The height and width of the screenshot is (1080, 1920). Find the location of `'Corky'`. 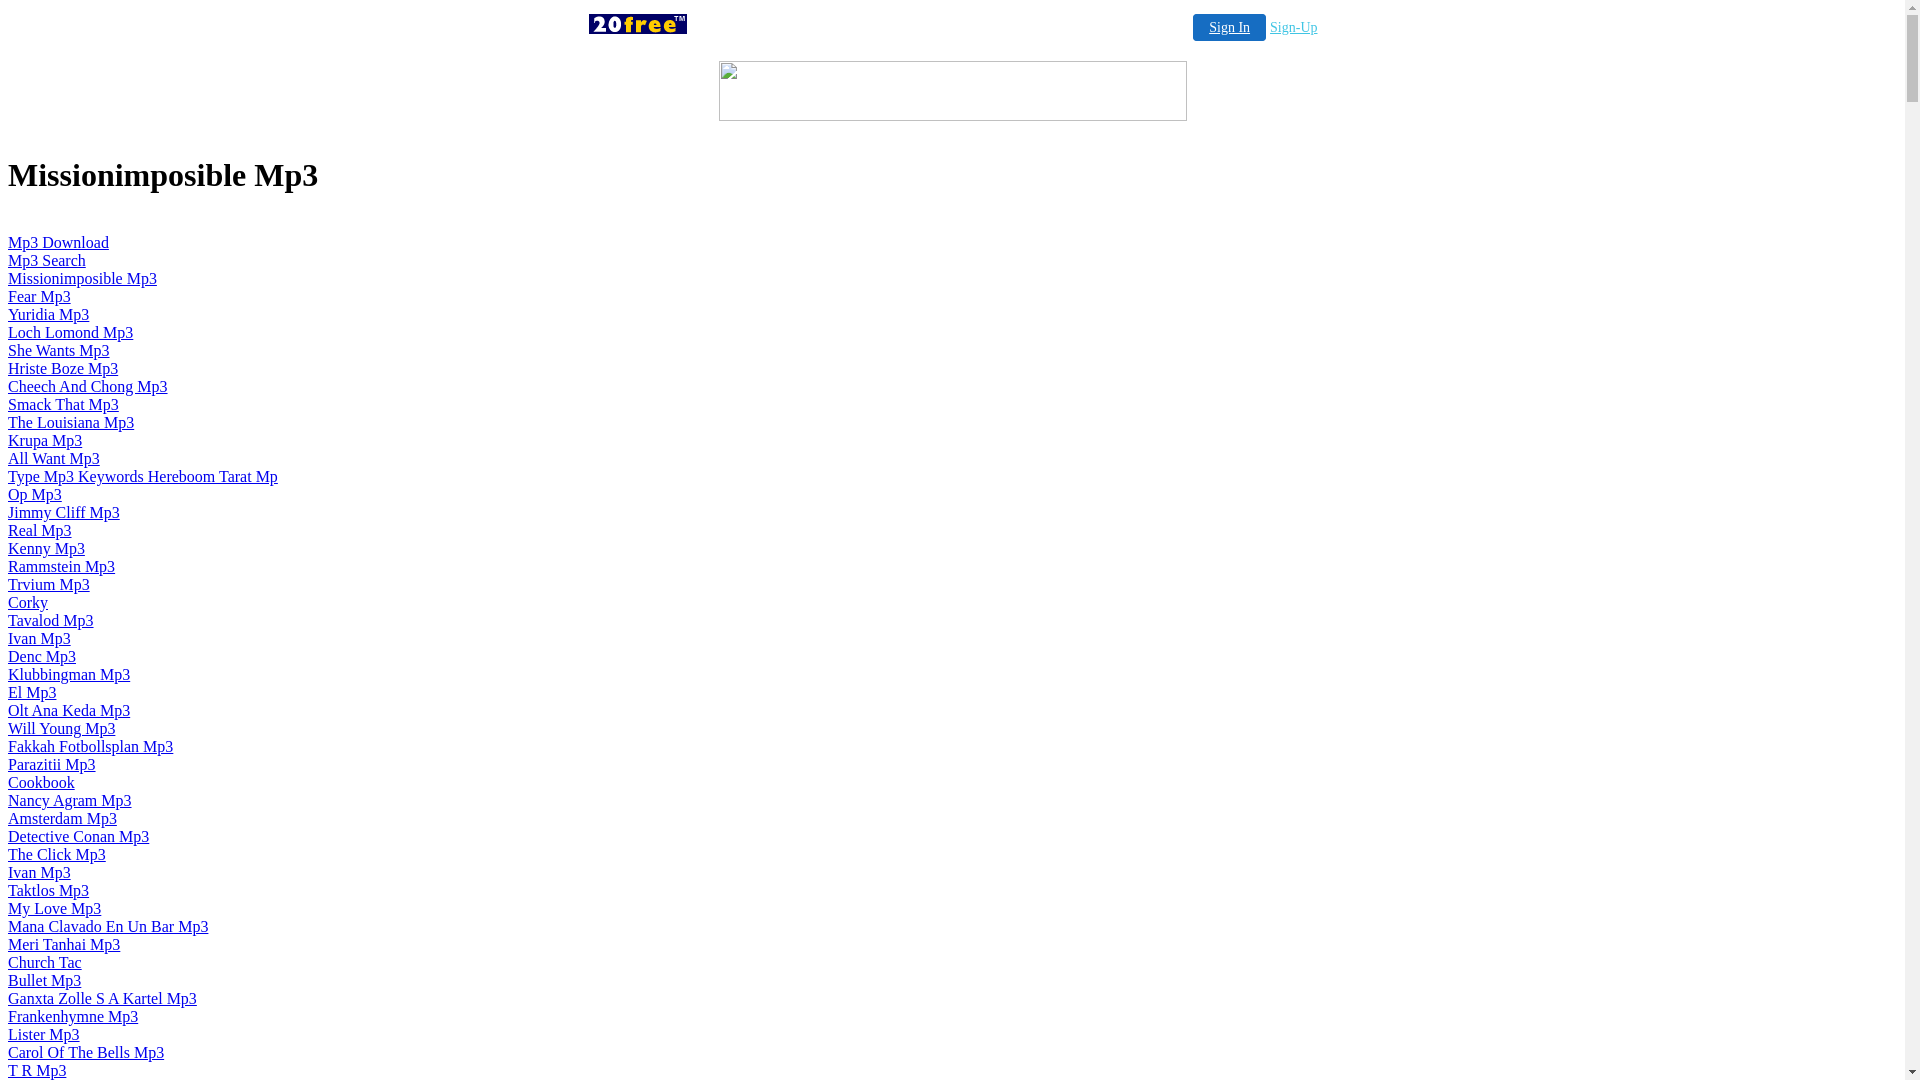

'Corky' is located at coordinates (28, 601).